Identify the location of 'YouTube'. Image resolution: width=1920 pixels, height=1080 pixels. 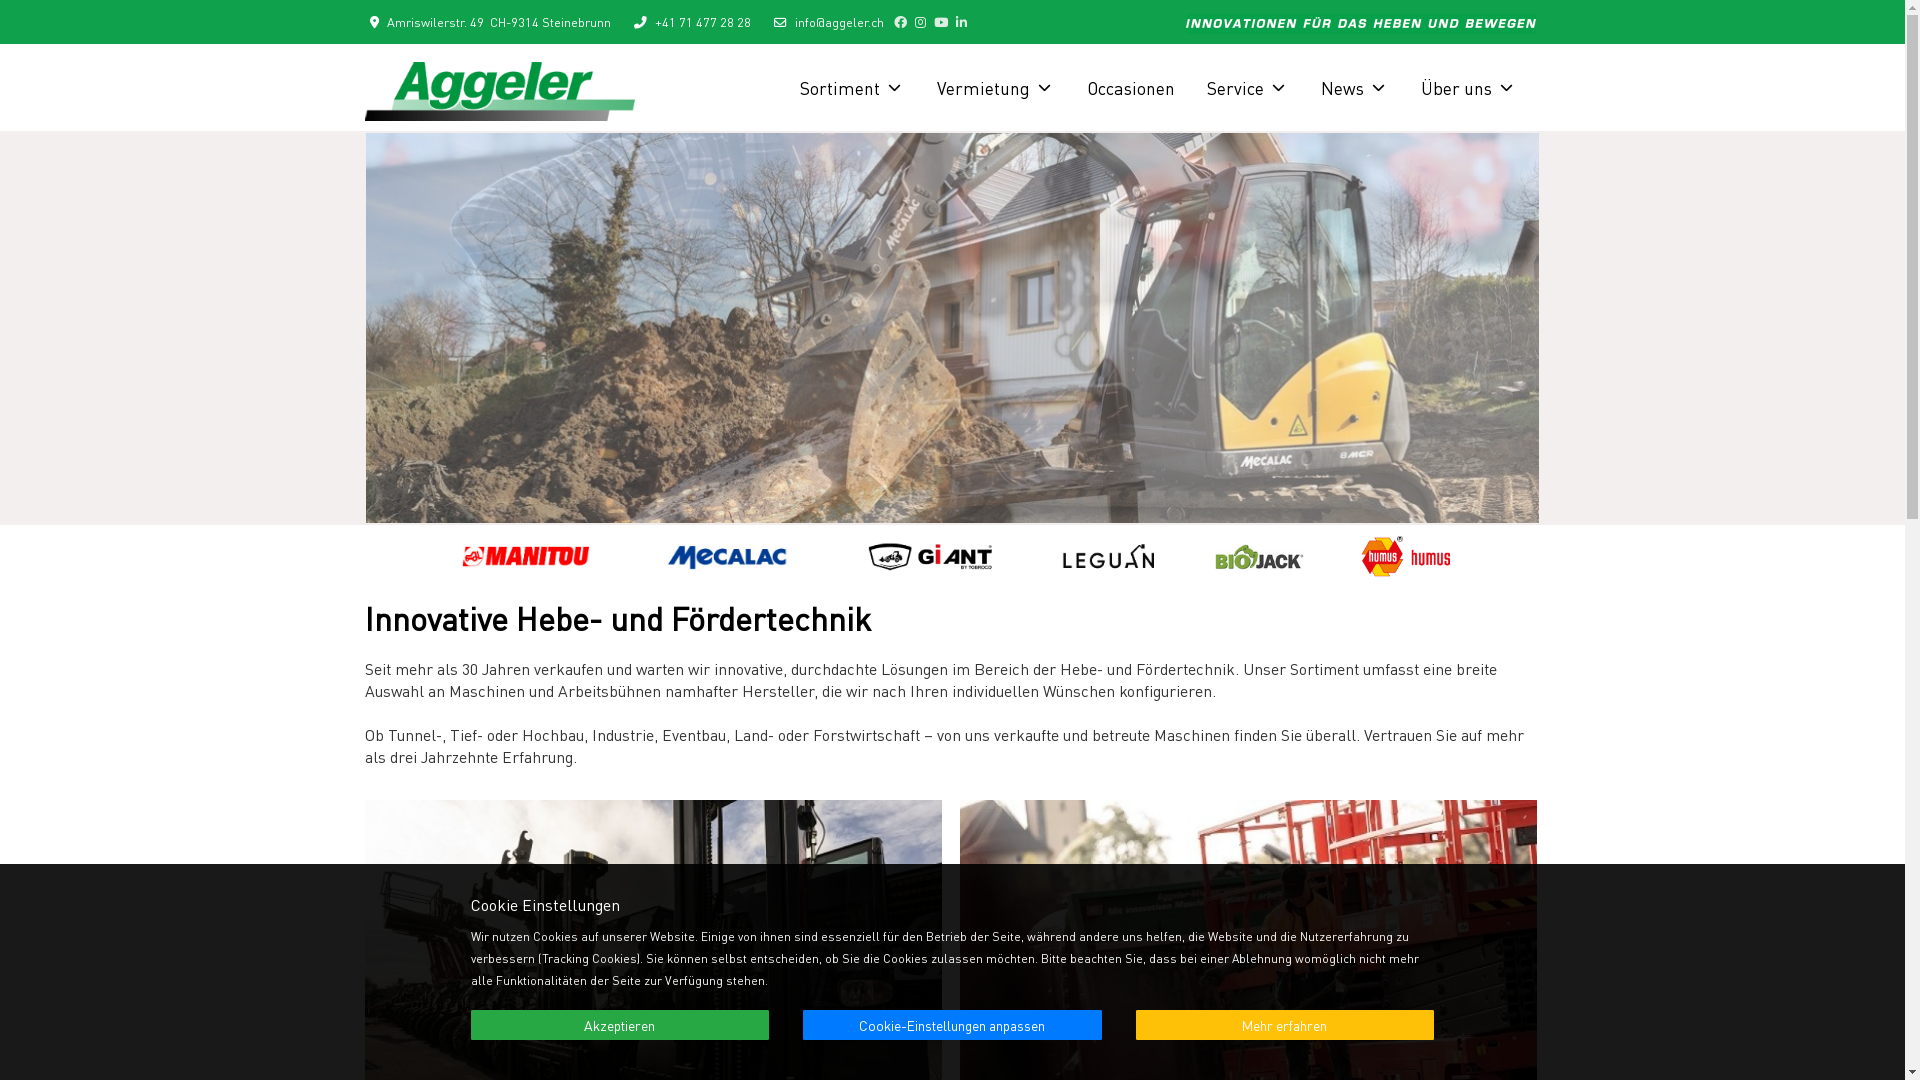
(939, 22).